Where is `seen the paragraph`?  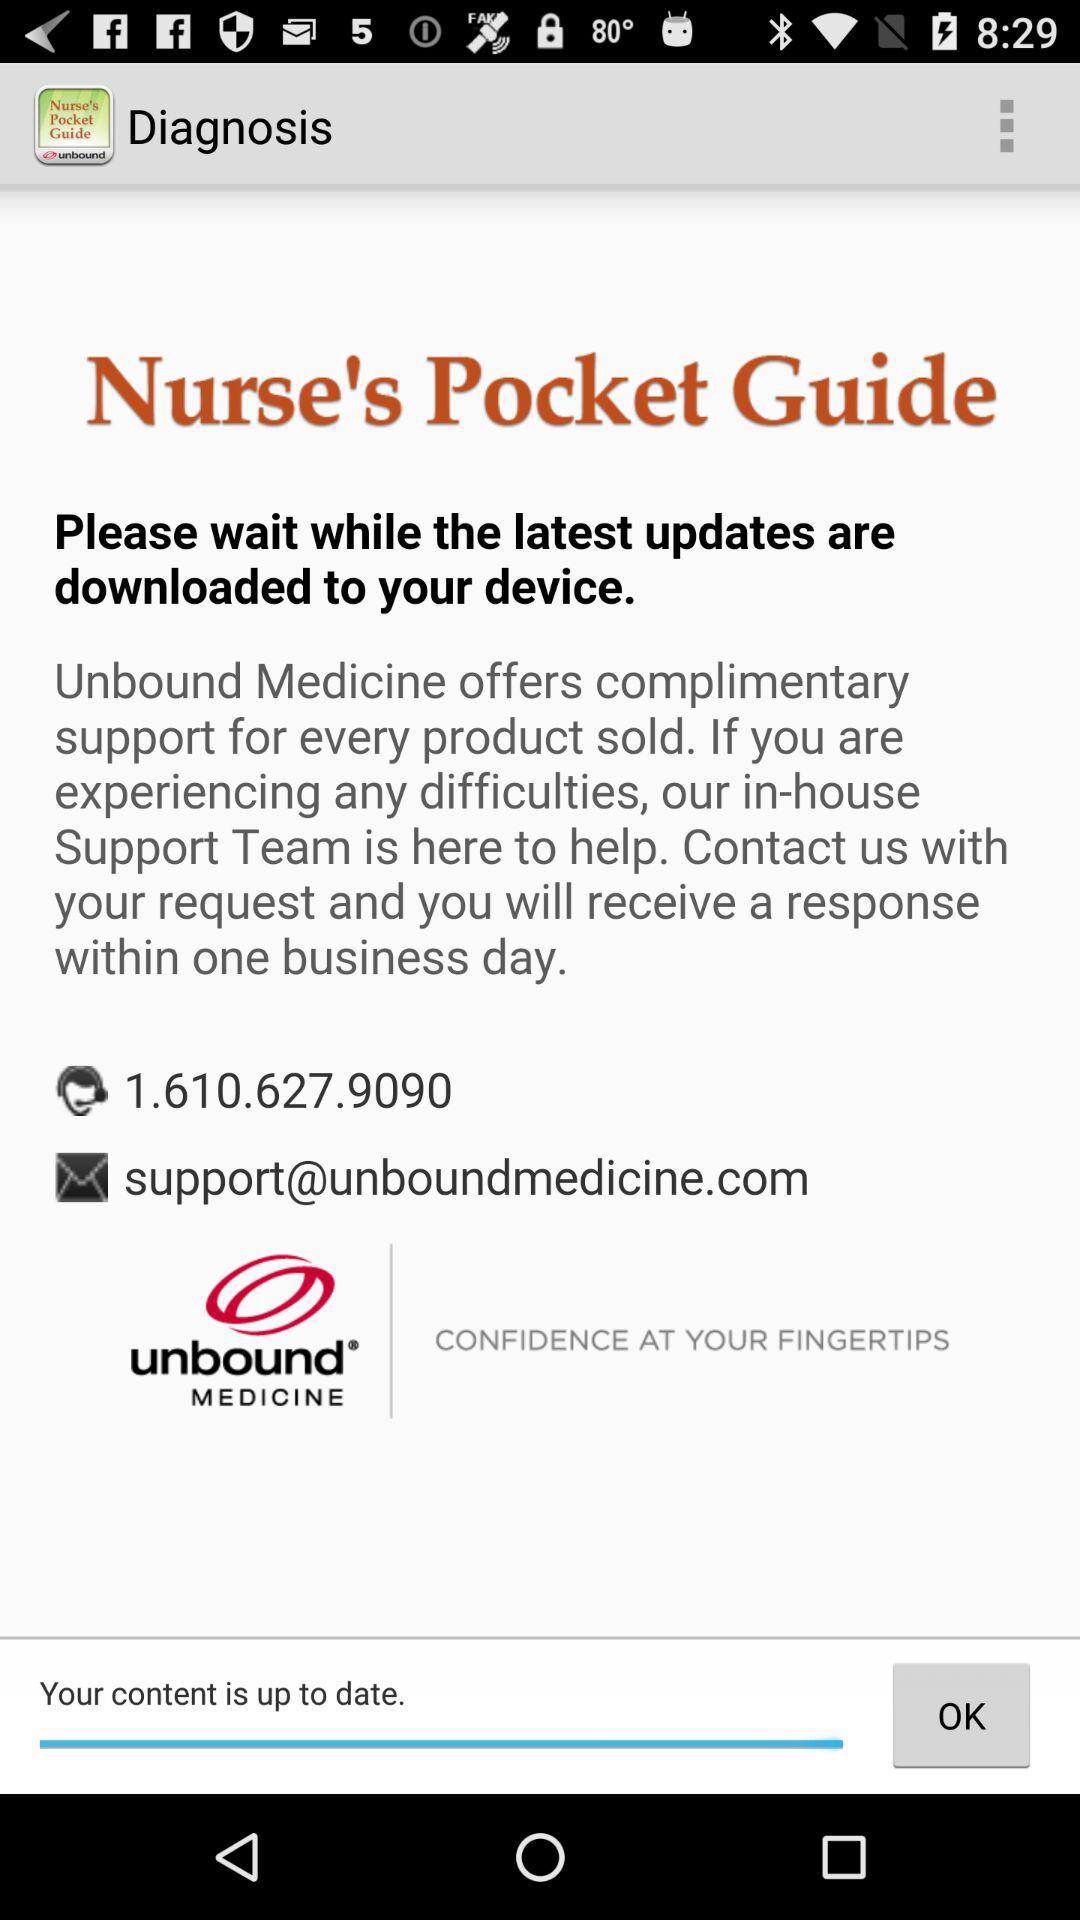 seen the paragraph is located at coordinates (540, 911).